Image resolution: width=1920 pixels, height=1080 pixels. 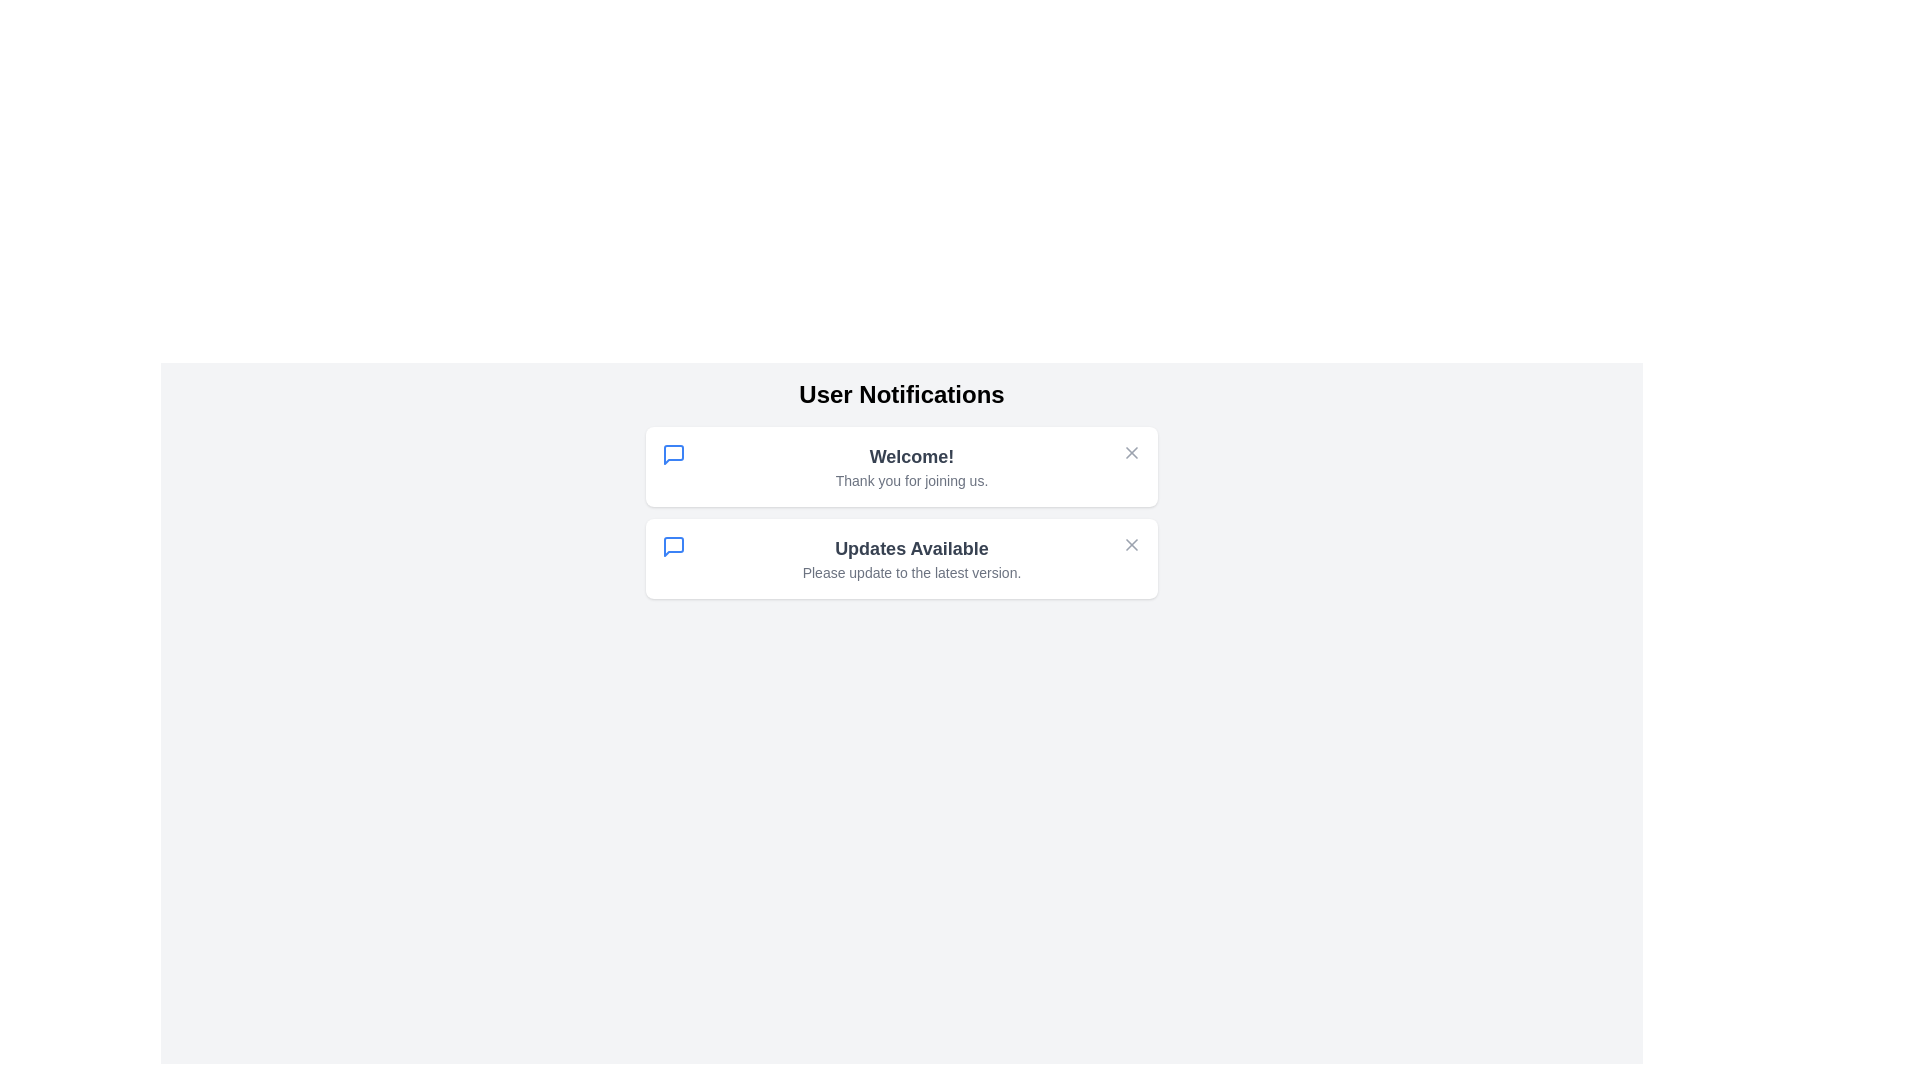 I want to click on the close button located in the top-right corner of the 'Welcome!' notification card to change the color of the icon, so click(x=1132, y=452).